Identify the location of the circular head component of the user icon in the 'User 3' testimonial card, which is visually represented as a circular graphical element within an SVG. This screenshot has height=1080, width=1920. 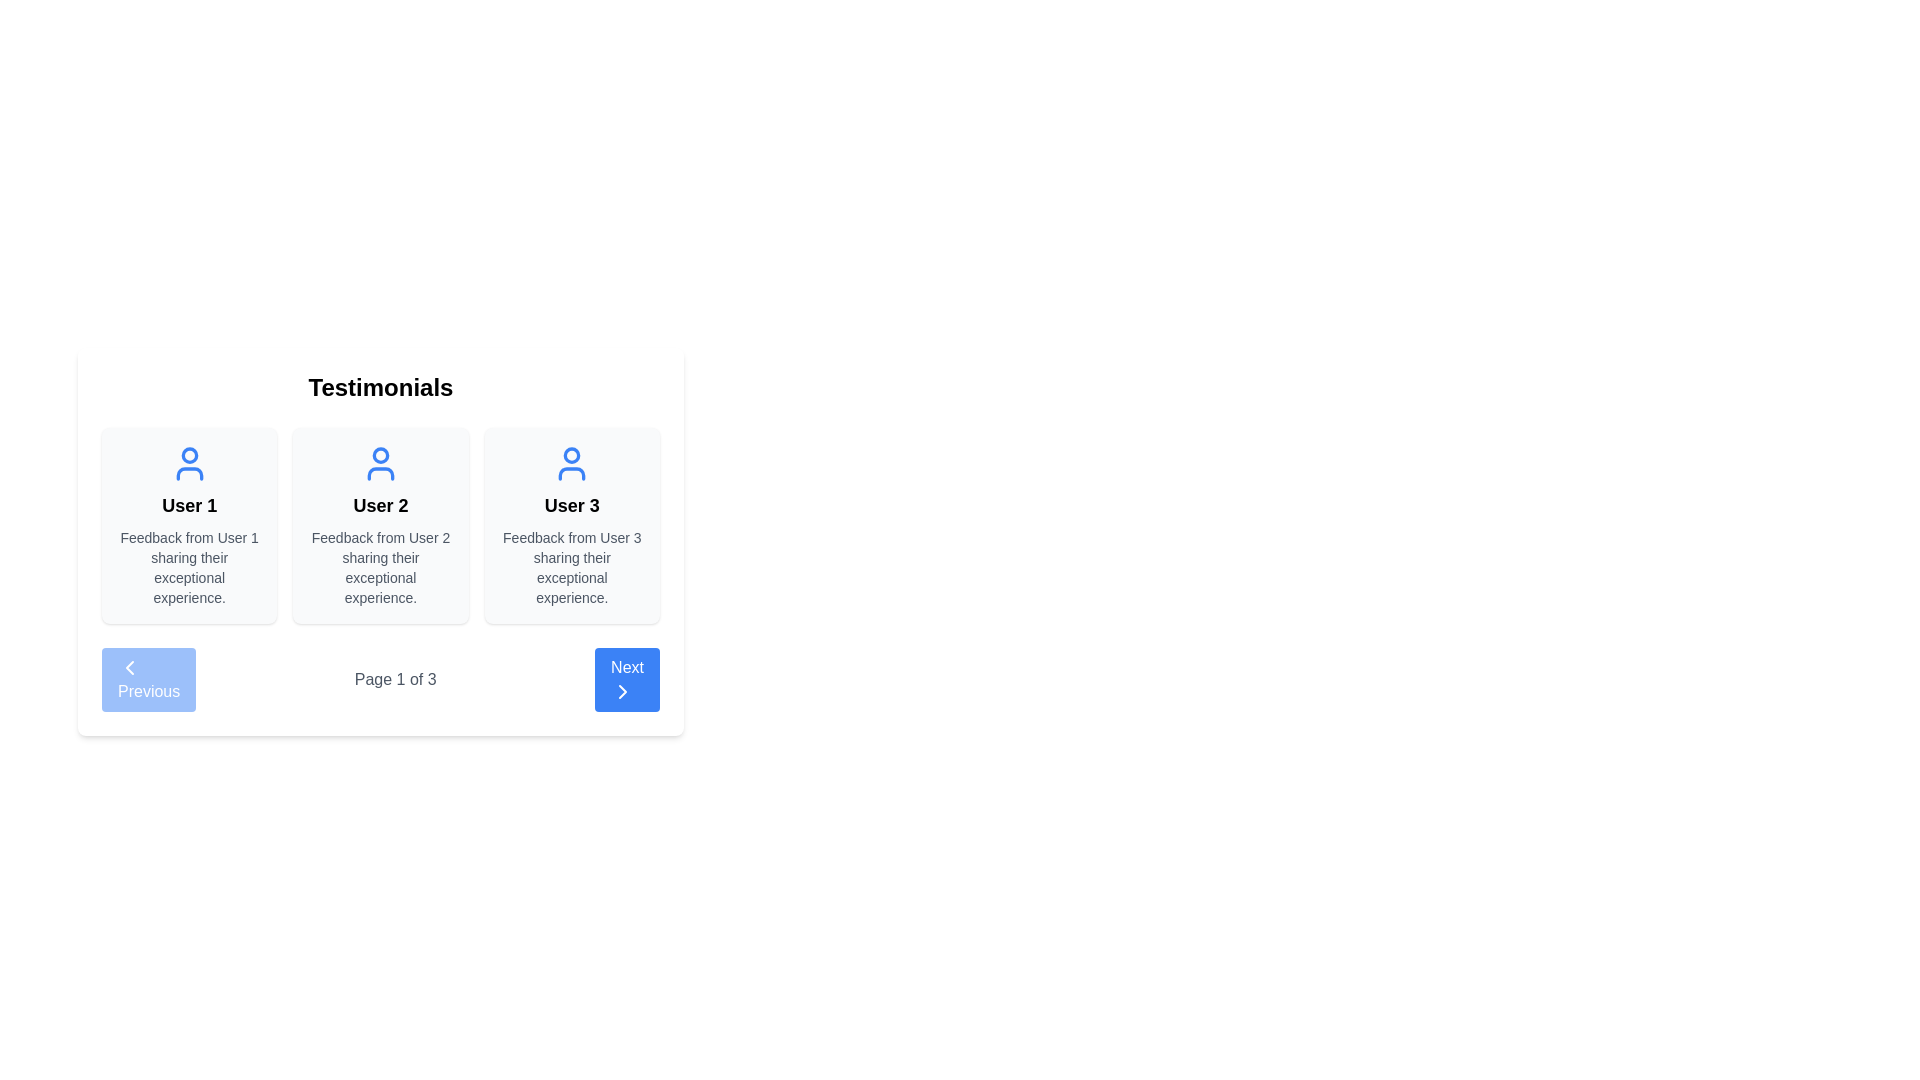
(571, 455).